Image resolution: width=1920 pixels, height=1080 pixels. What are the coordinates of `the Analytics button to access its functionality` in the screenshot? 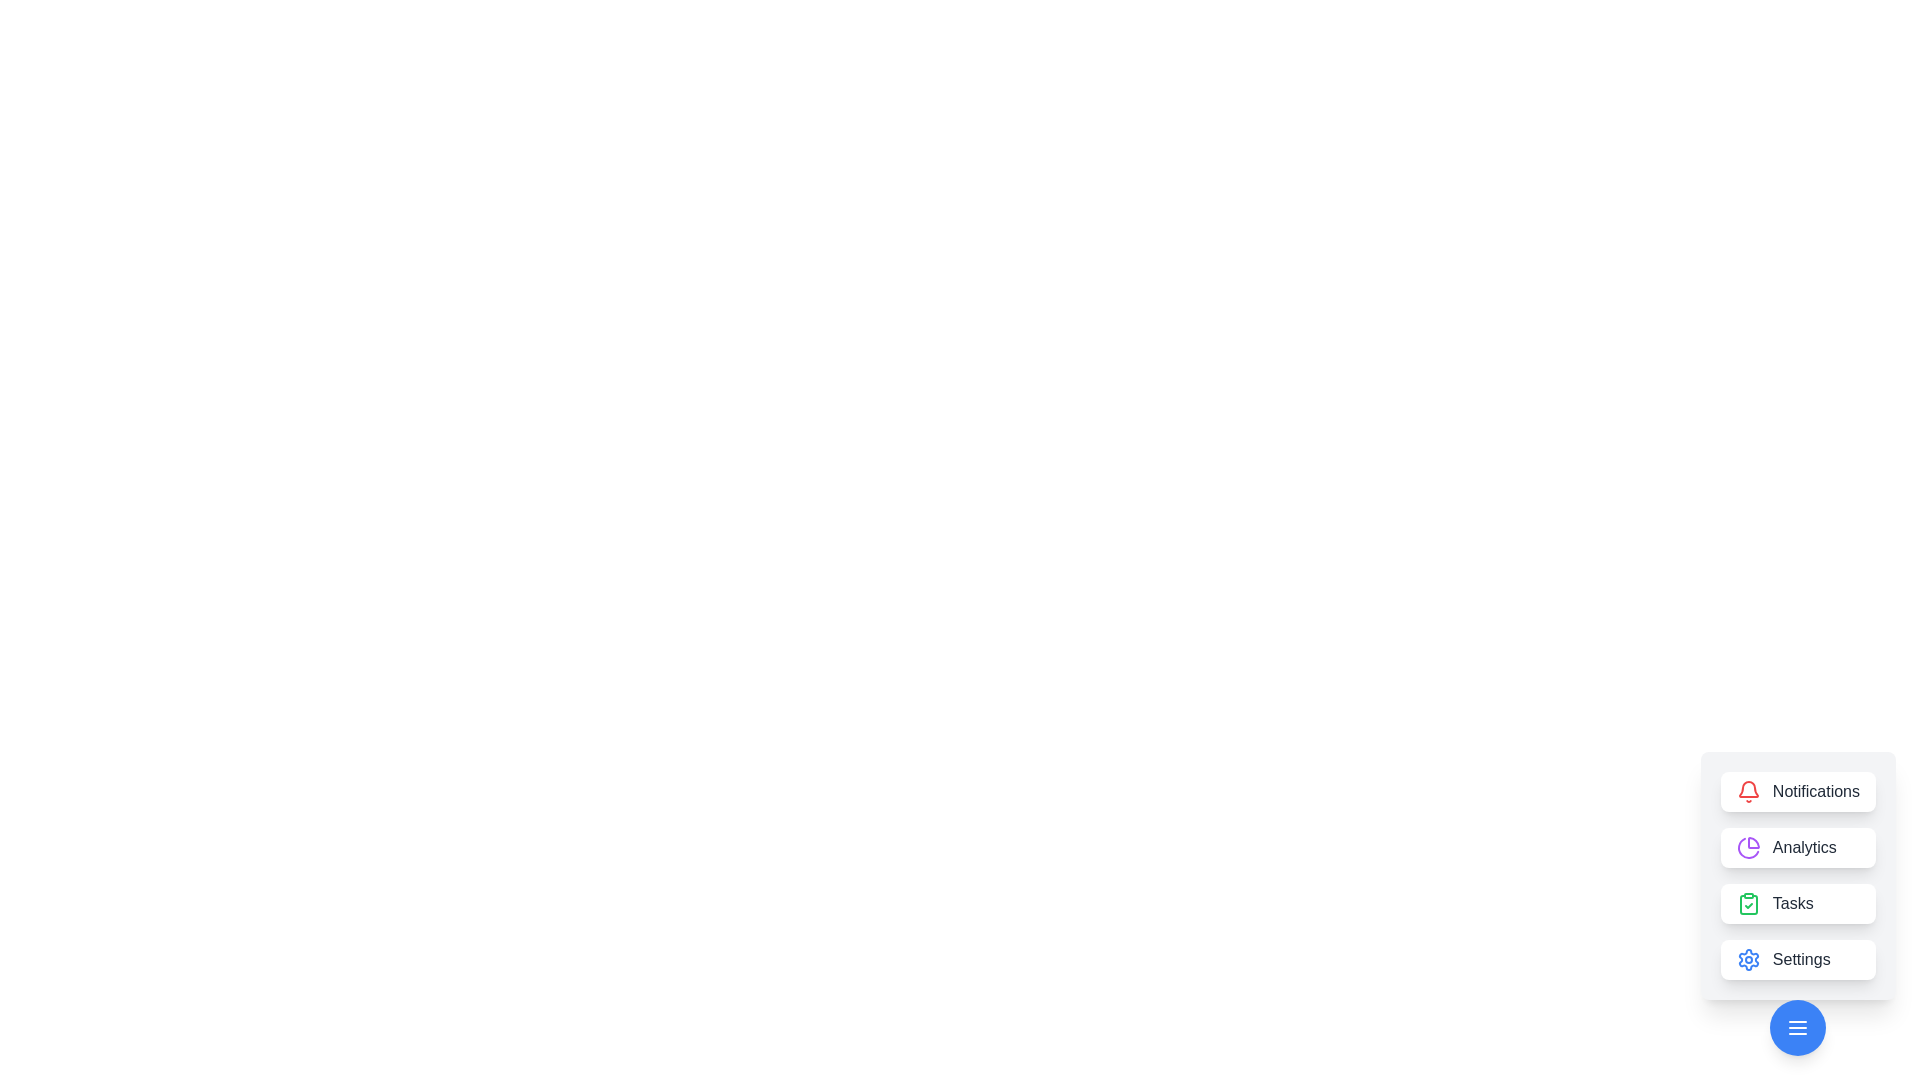 It's located at (1798, 848).